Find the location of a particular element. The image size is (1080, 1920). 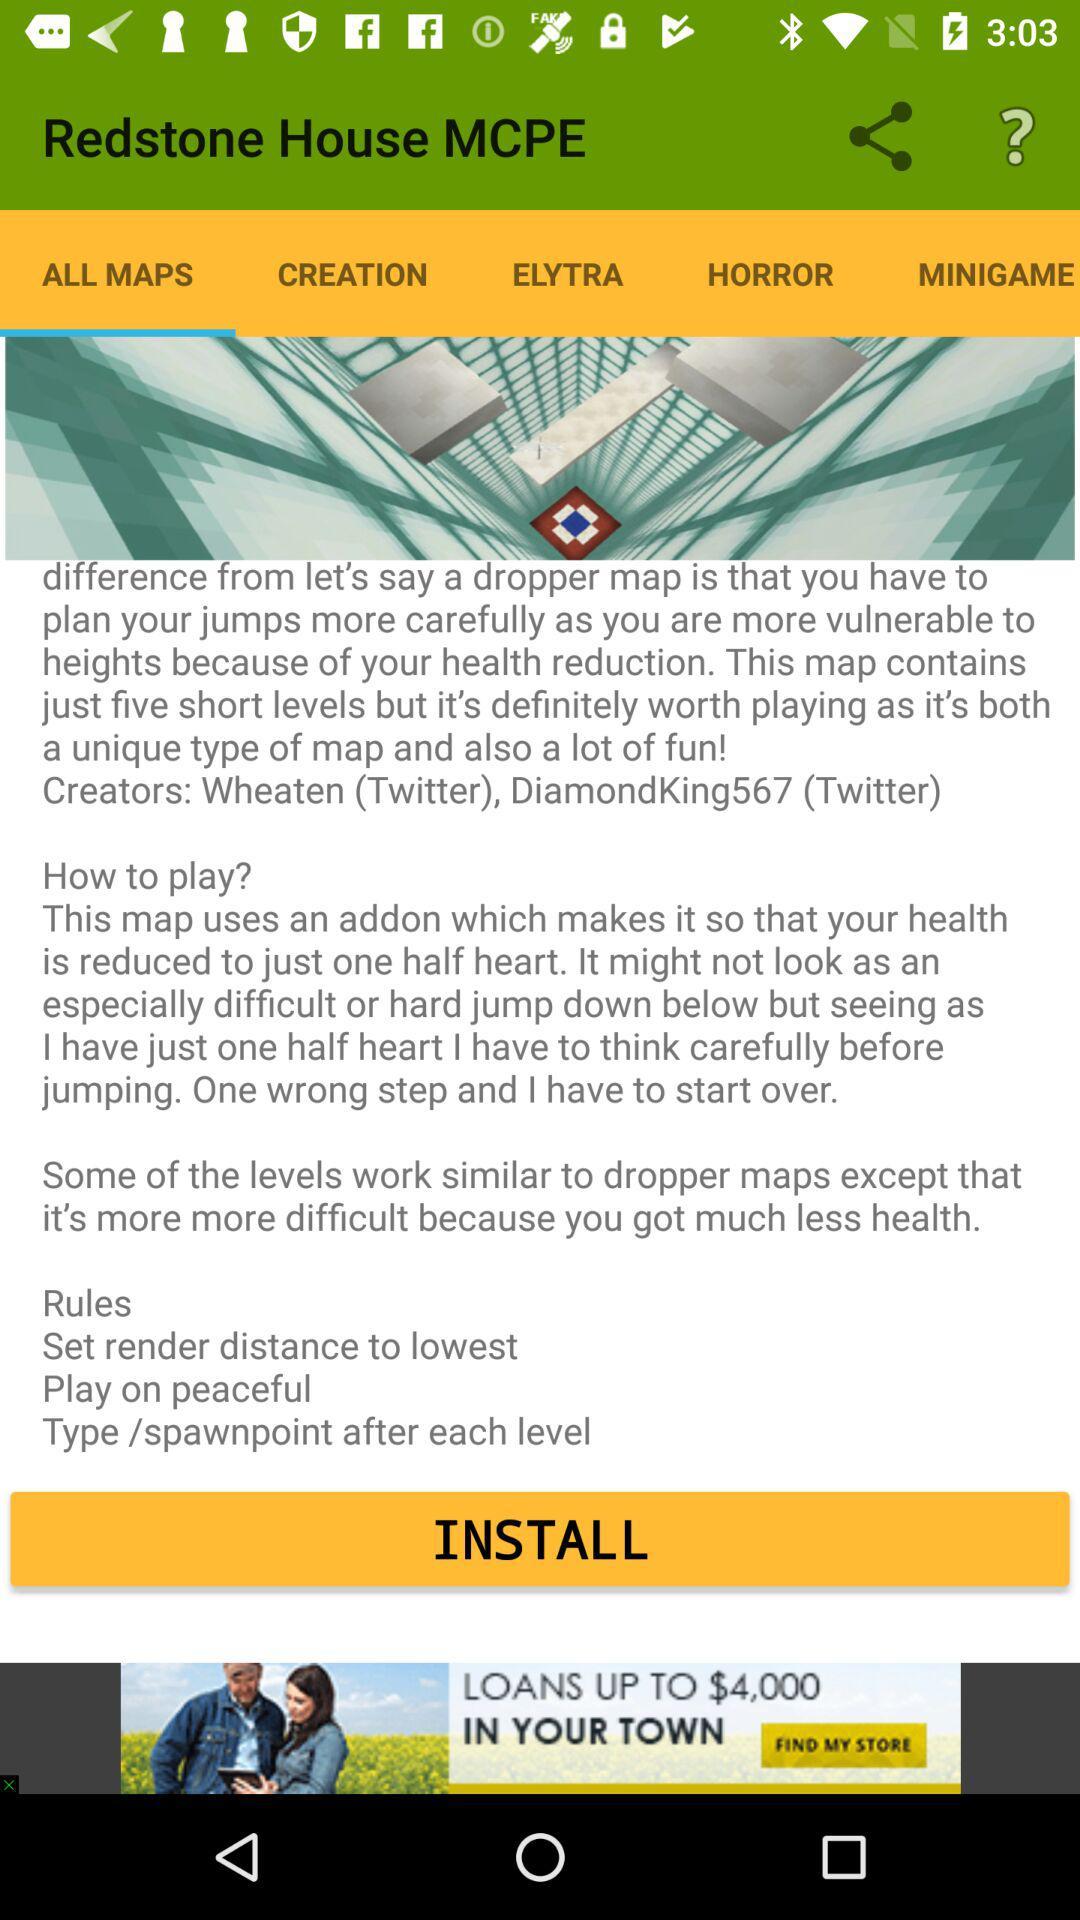

item to the left of minigame is located at coordinates (769, 272).